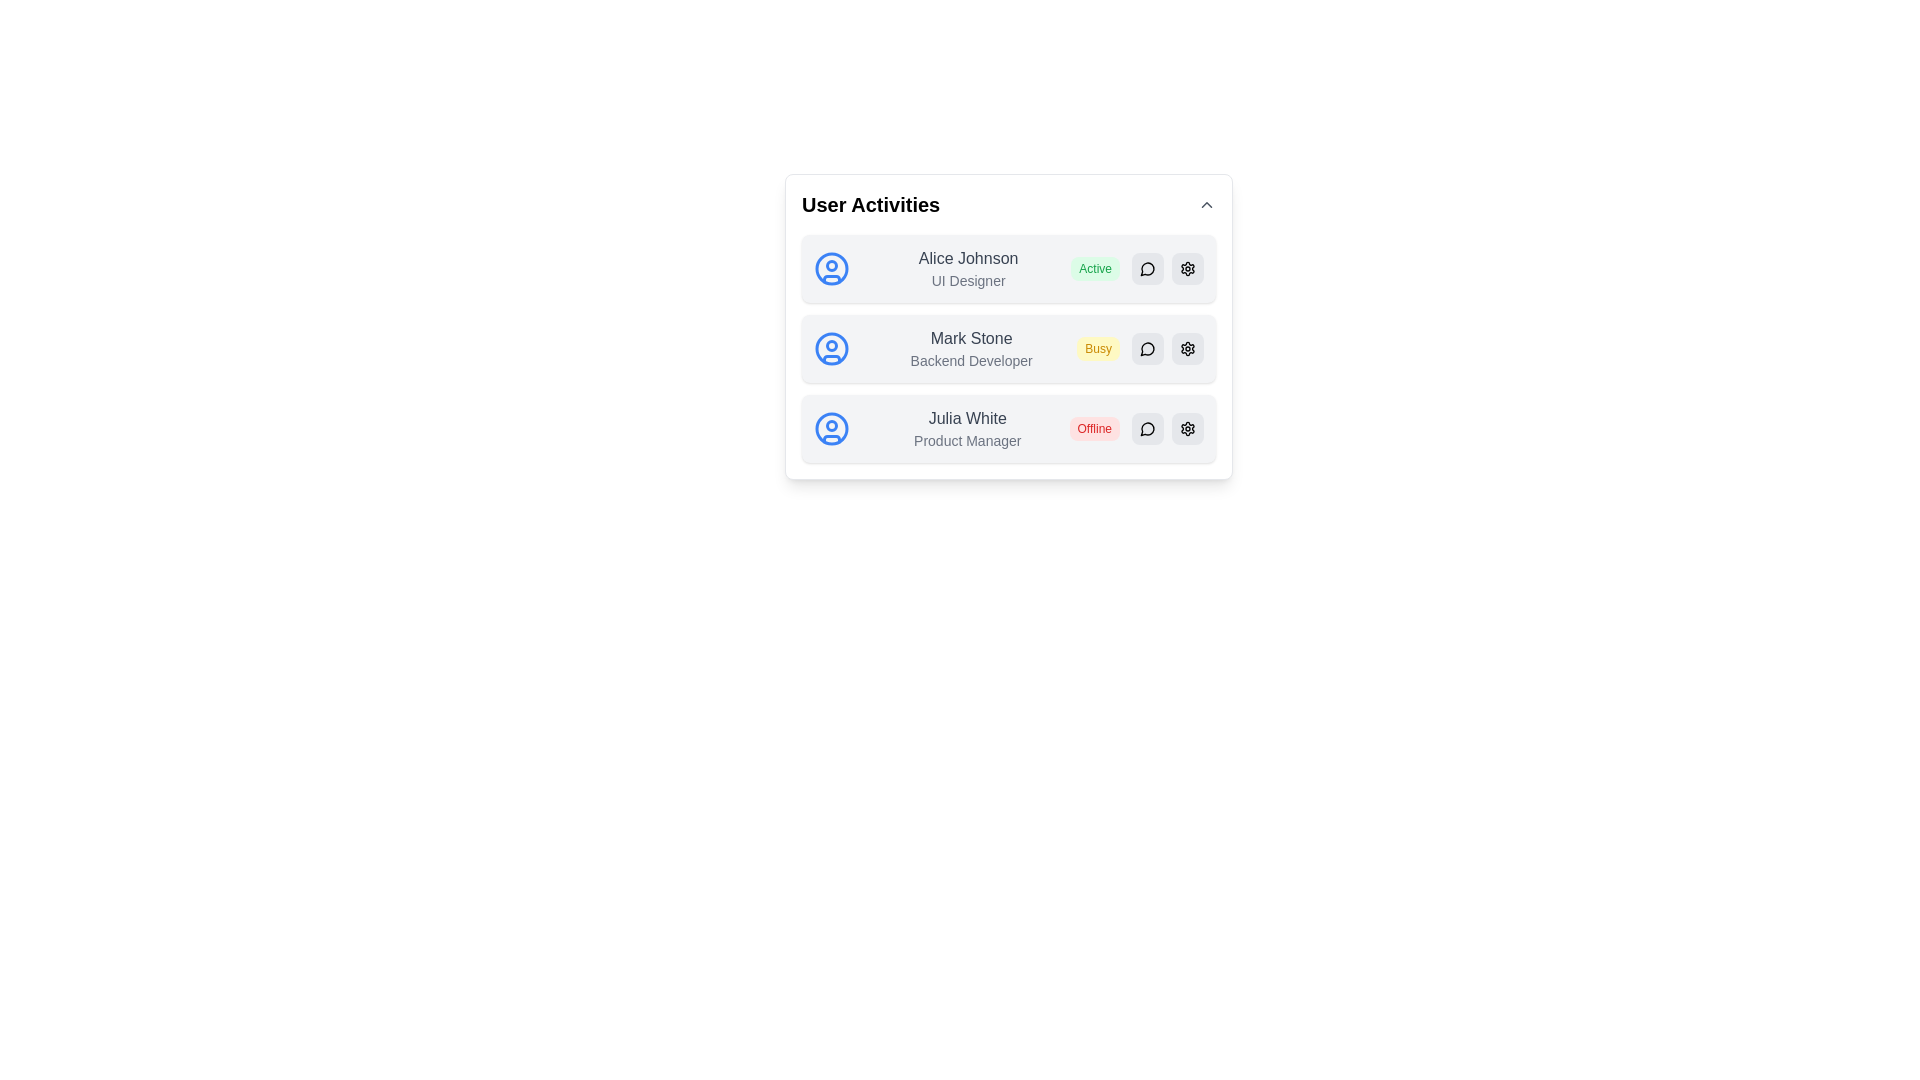 This screenshot has height=1080, width=1920. What do you see at coordinates (968, 257) in the screenshot?
I see `the static text displaying the name 'Alice Johnson' in gray color, located in the 'User Activities' panel, at the topmost row of user information` at bounding box center [968, 257].